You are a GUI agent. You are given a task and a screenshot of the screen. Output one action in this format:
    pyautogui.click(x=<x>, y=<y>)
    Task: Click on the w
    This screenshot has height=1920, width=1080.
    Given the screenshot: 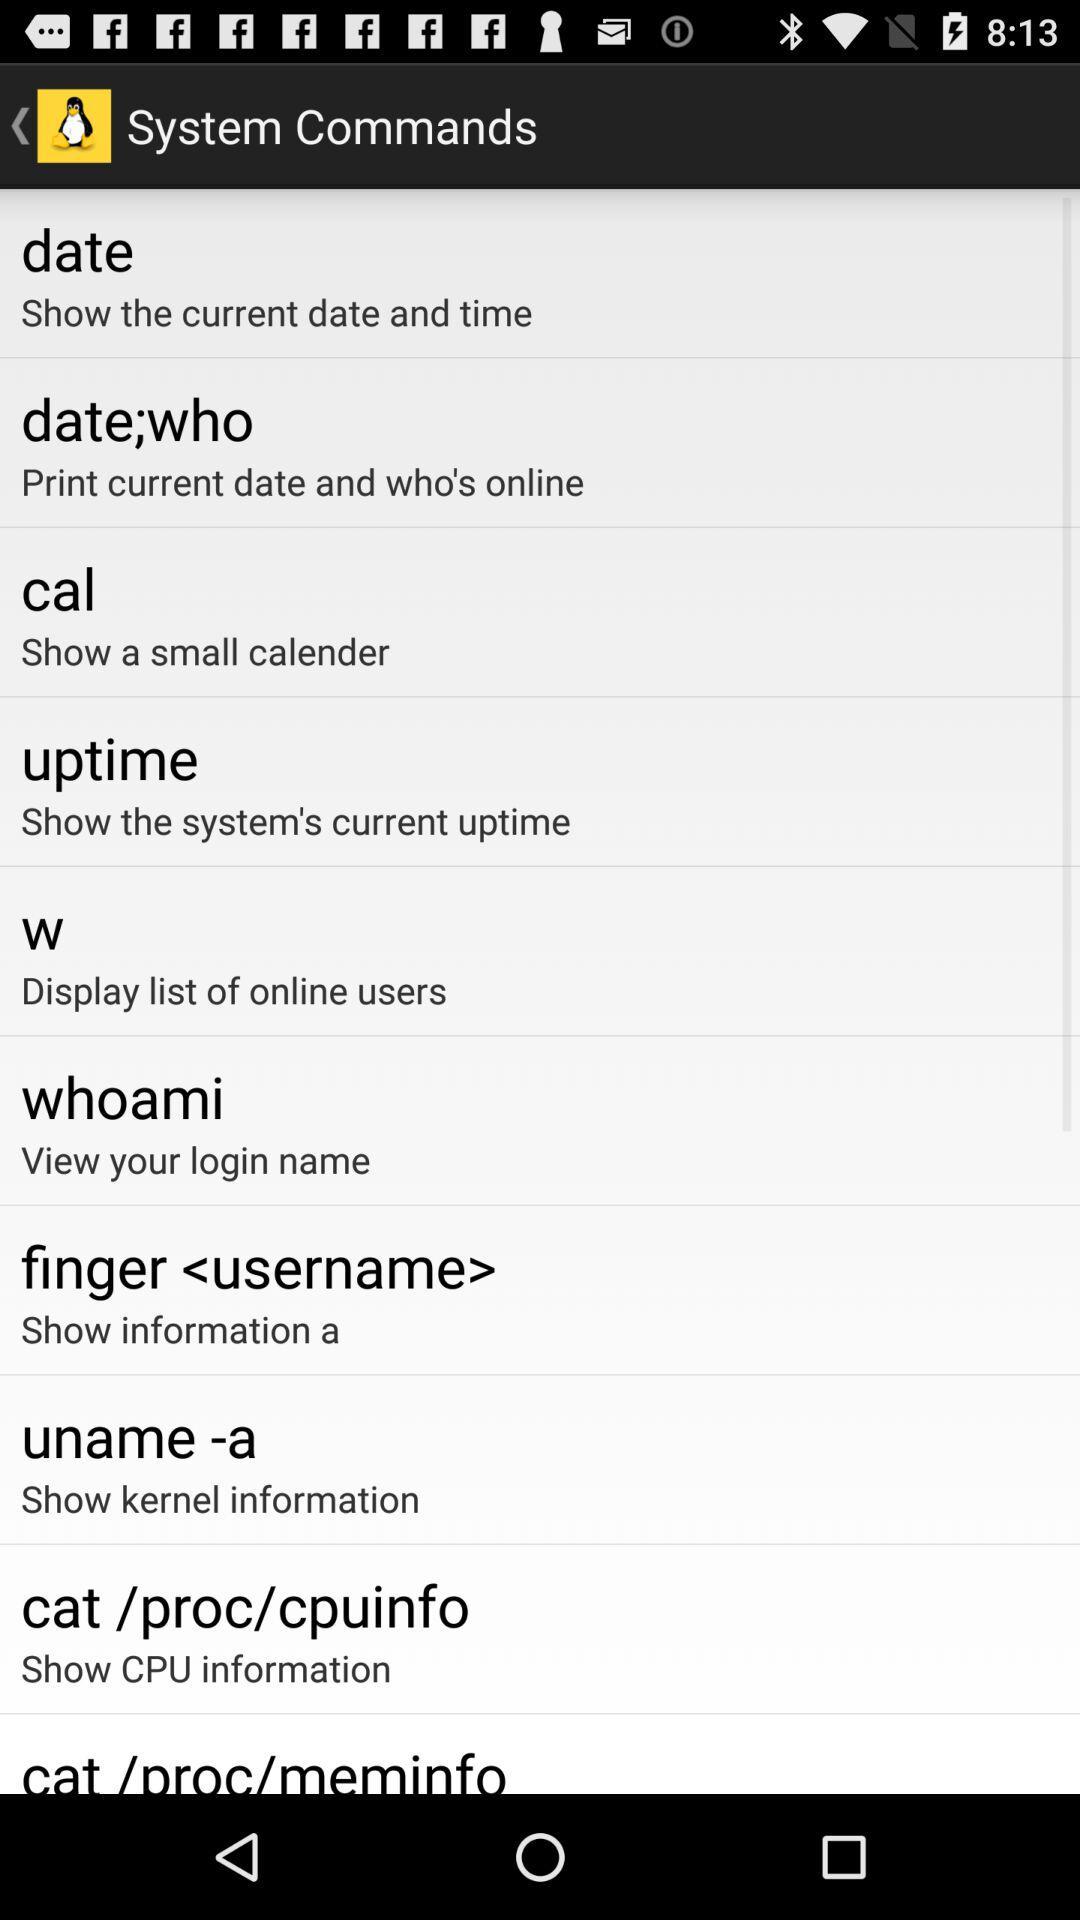 What is the action you would take?
    pyautogui.click(x=540, y=925)
    